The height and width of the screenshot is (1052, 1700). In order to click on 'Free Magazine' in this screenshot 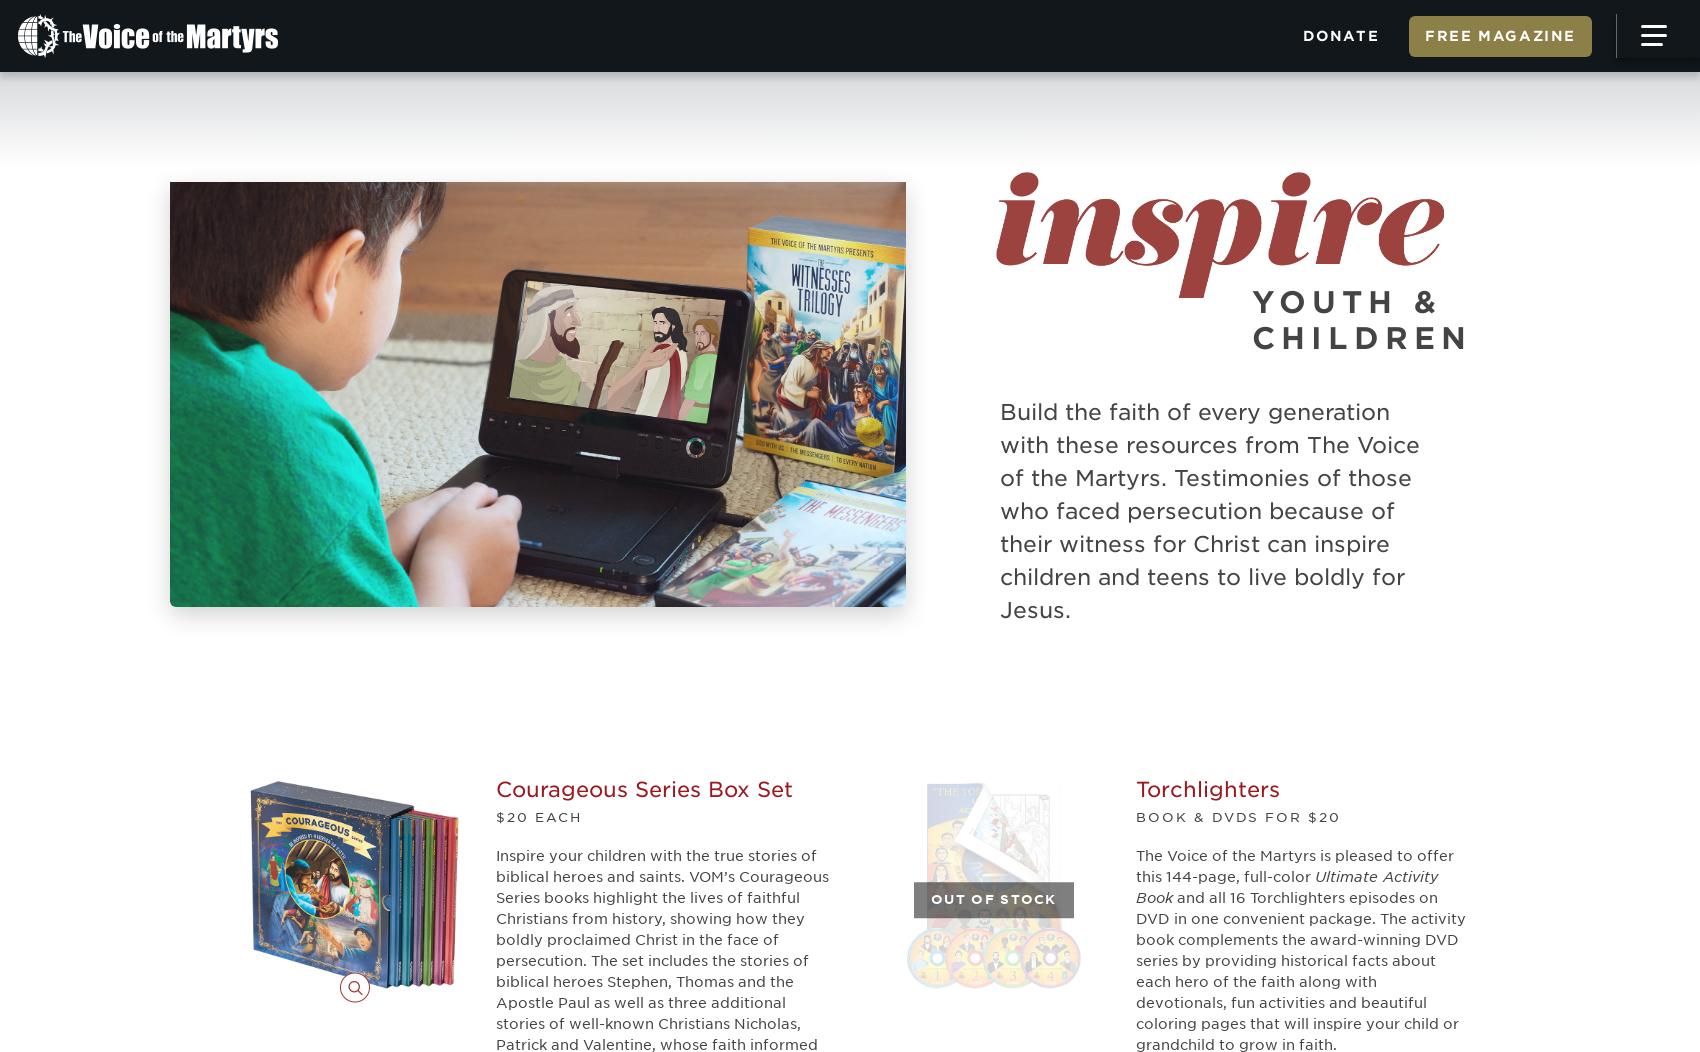, I will do `click(1500, 35)`.